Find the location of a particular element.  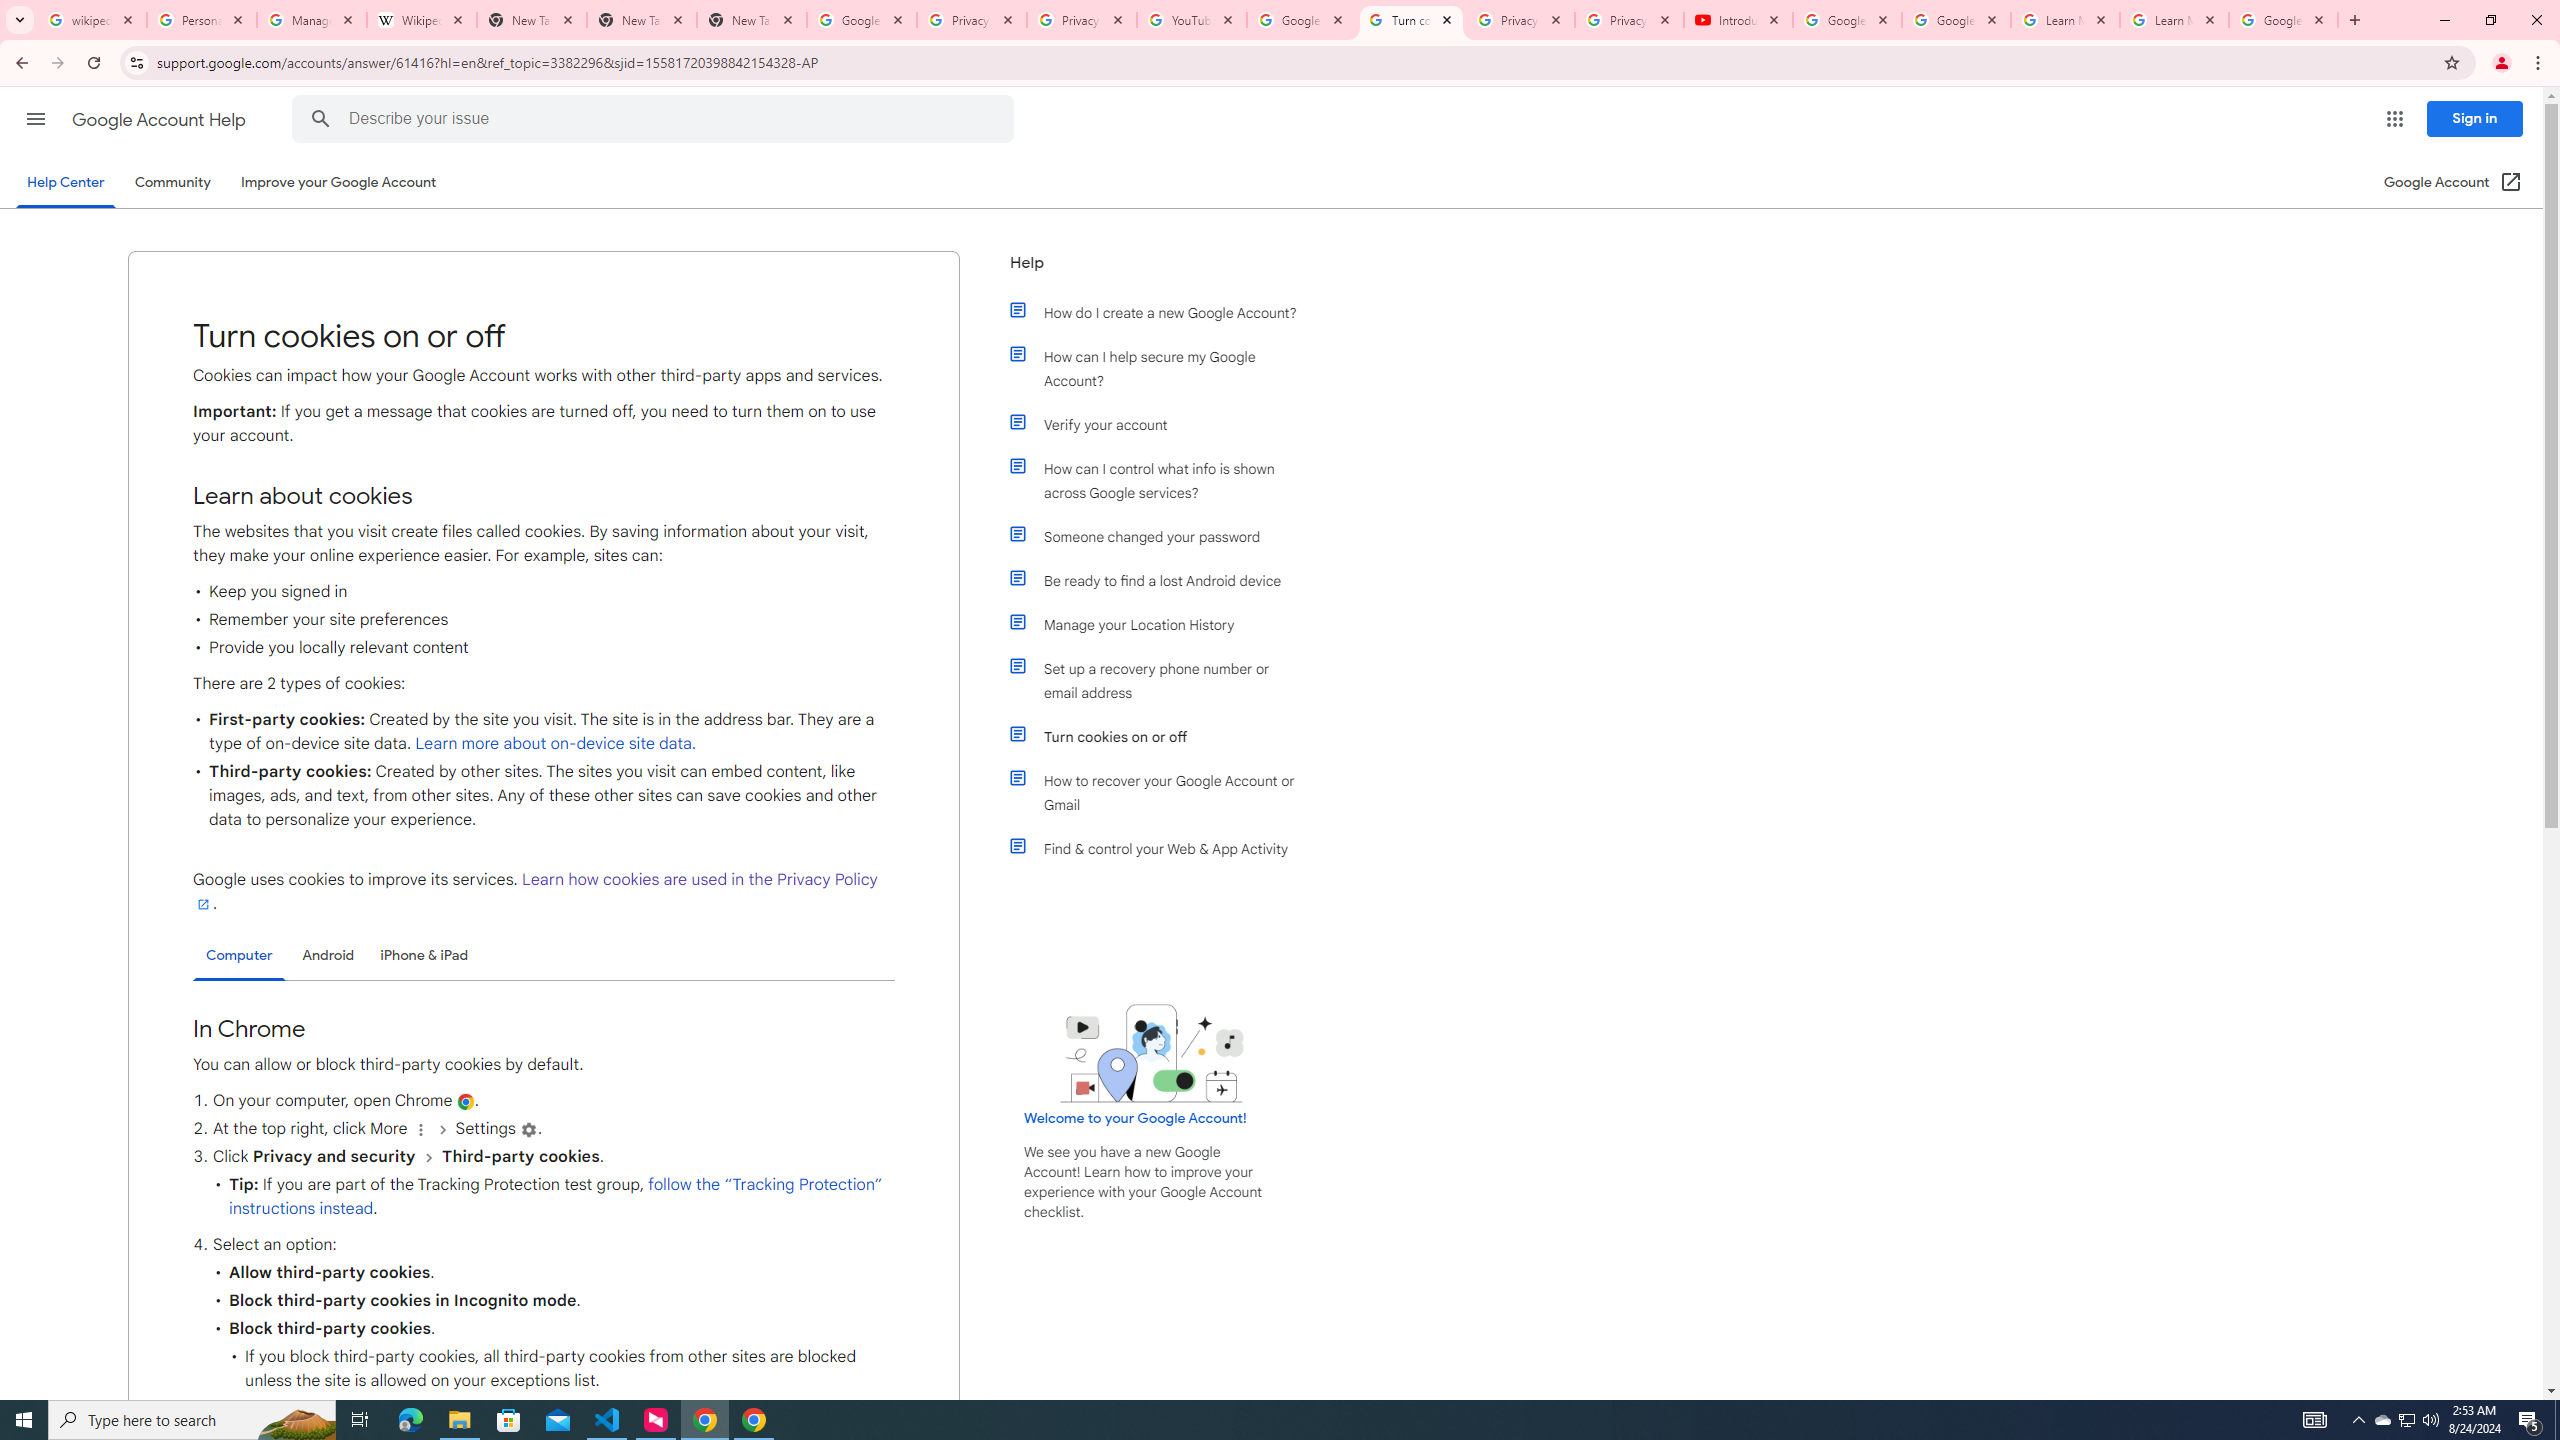

'More' is located at coordinates (420, 1129).